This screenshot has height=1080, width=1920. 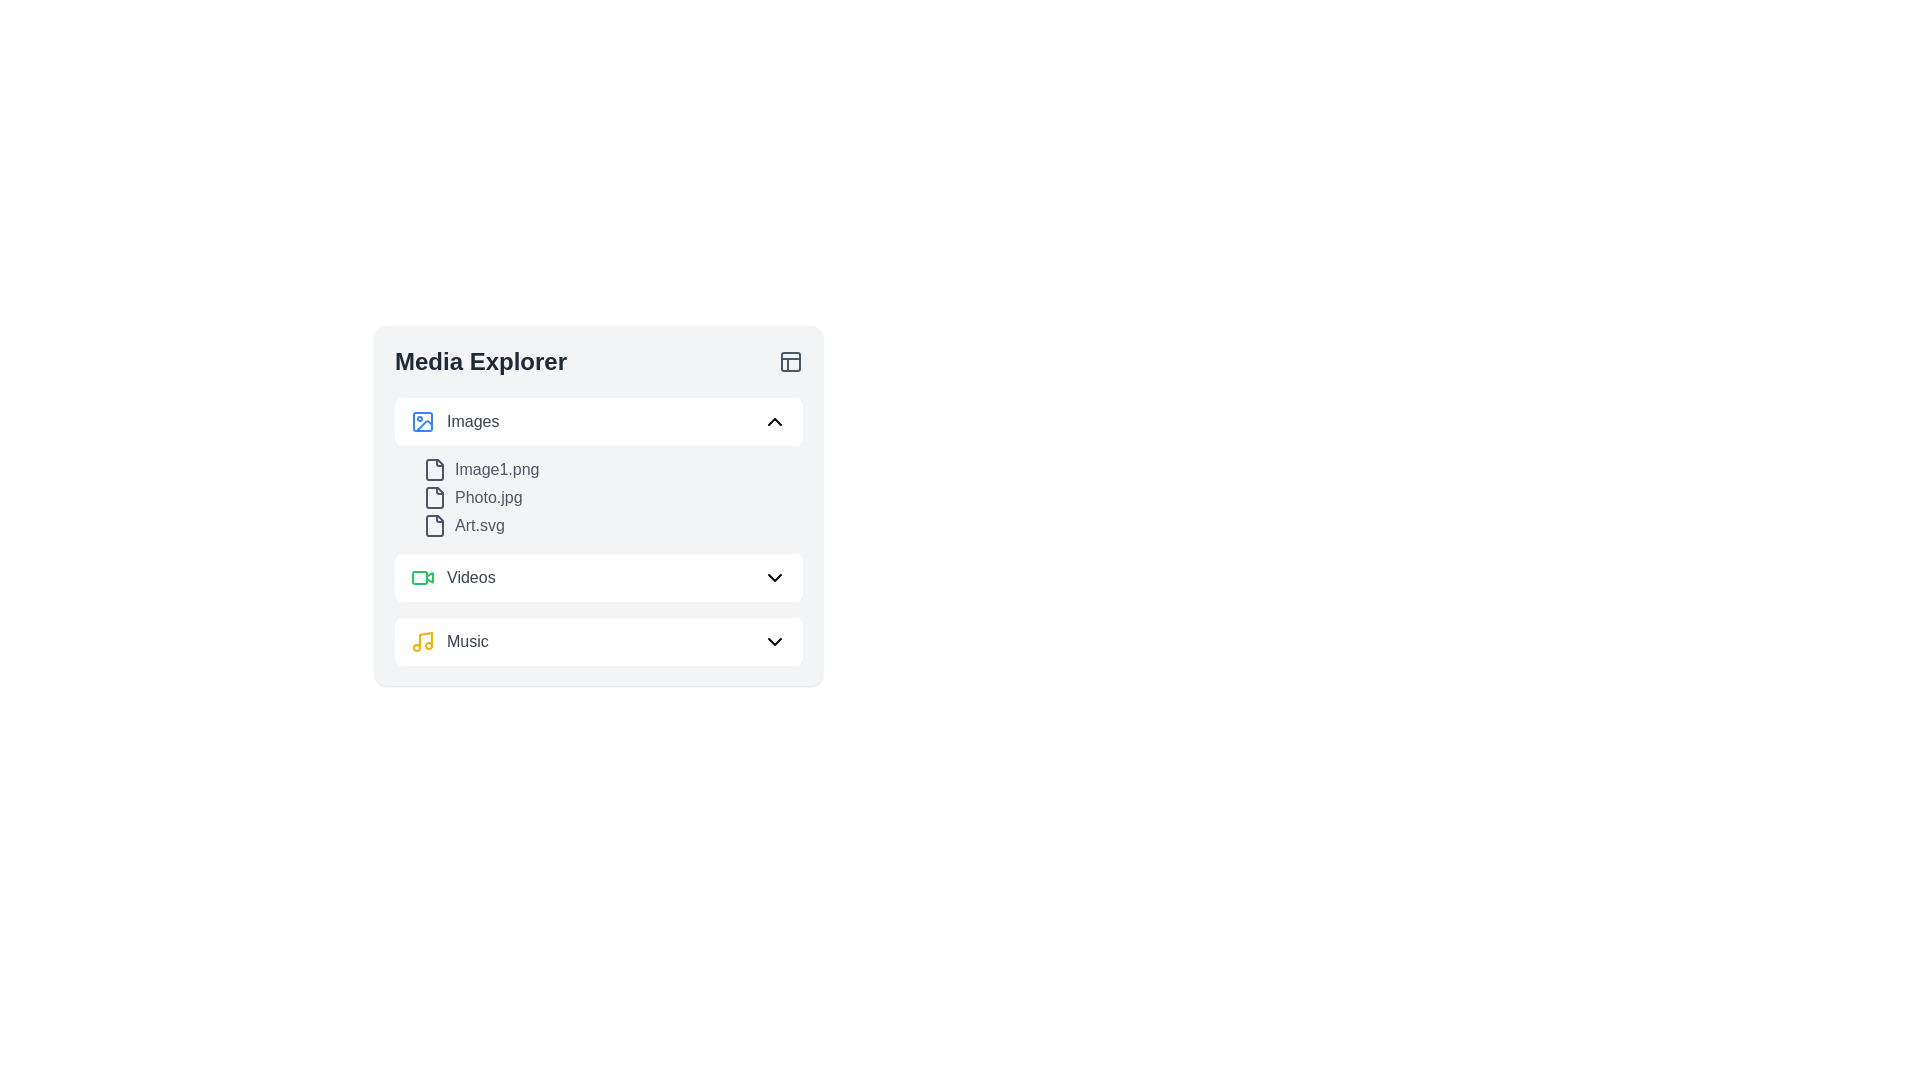 What do you see at coordinates (773, 578) in the screenshot?
I see `the downward-pointing chevron icon next to the 'Videos' label` at bounding box center [773, 578].